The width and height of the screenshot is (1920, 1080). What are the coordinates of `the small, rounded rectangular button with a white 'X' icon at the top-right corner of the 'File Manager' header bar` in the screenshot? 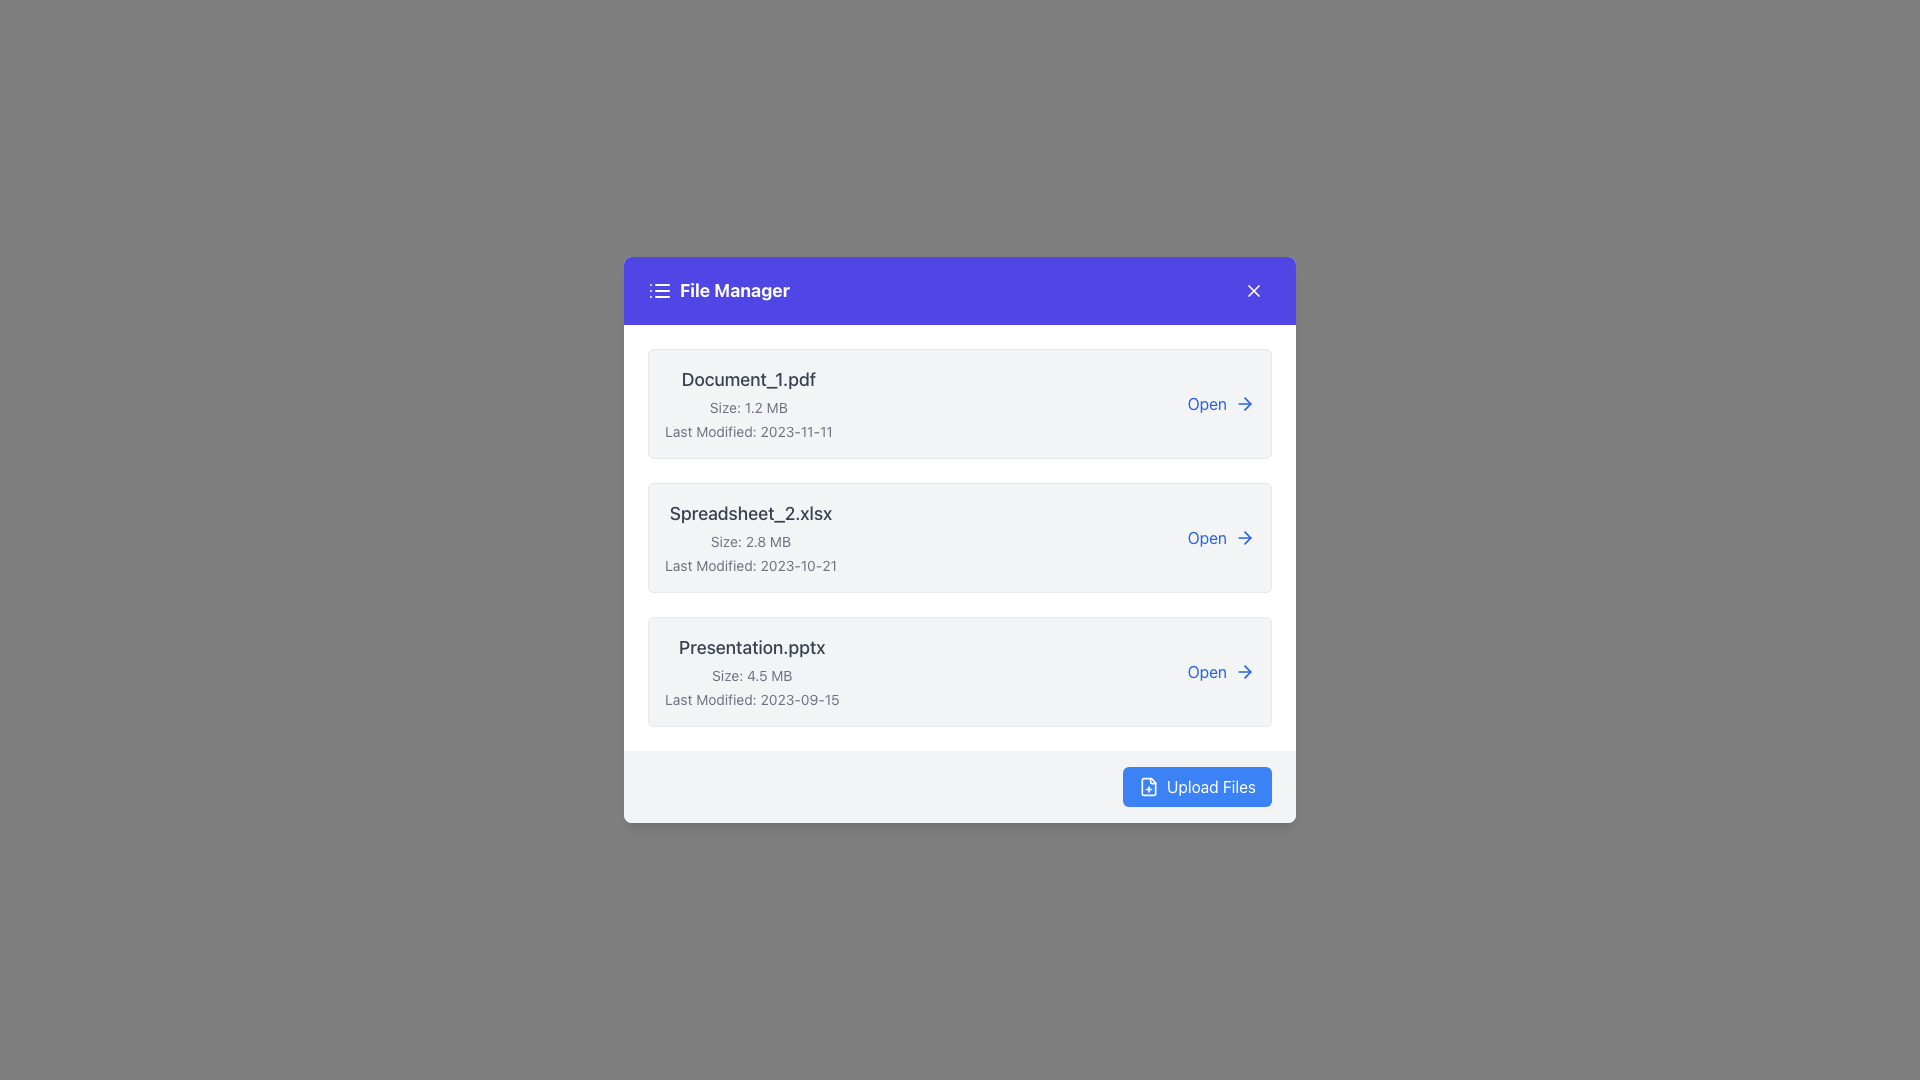 It's located at (1252, 290).